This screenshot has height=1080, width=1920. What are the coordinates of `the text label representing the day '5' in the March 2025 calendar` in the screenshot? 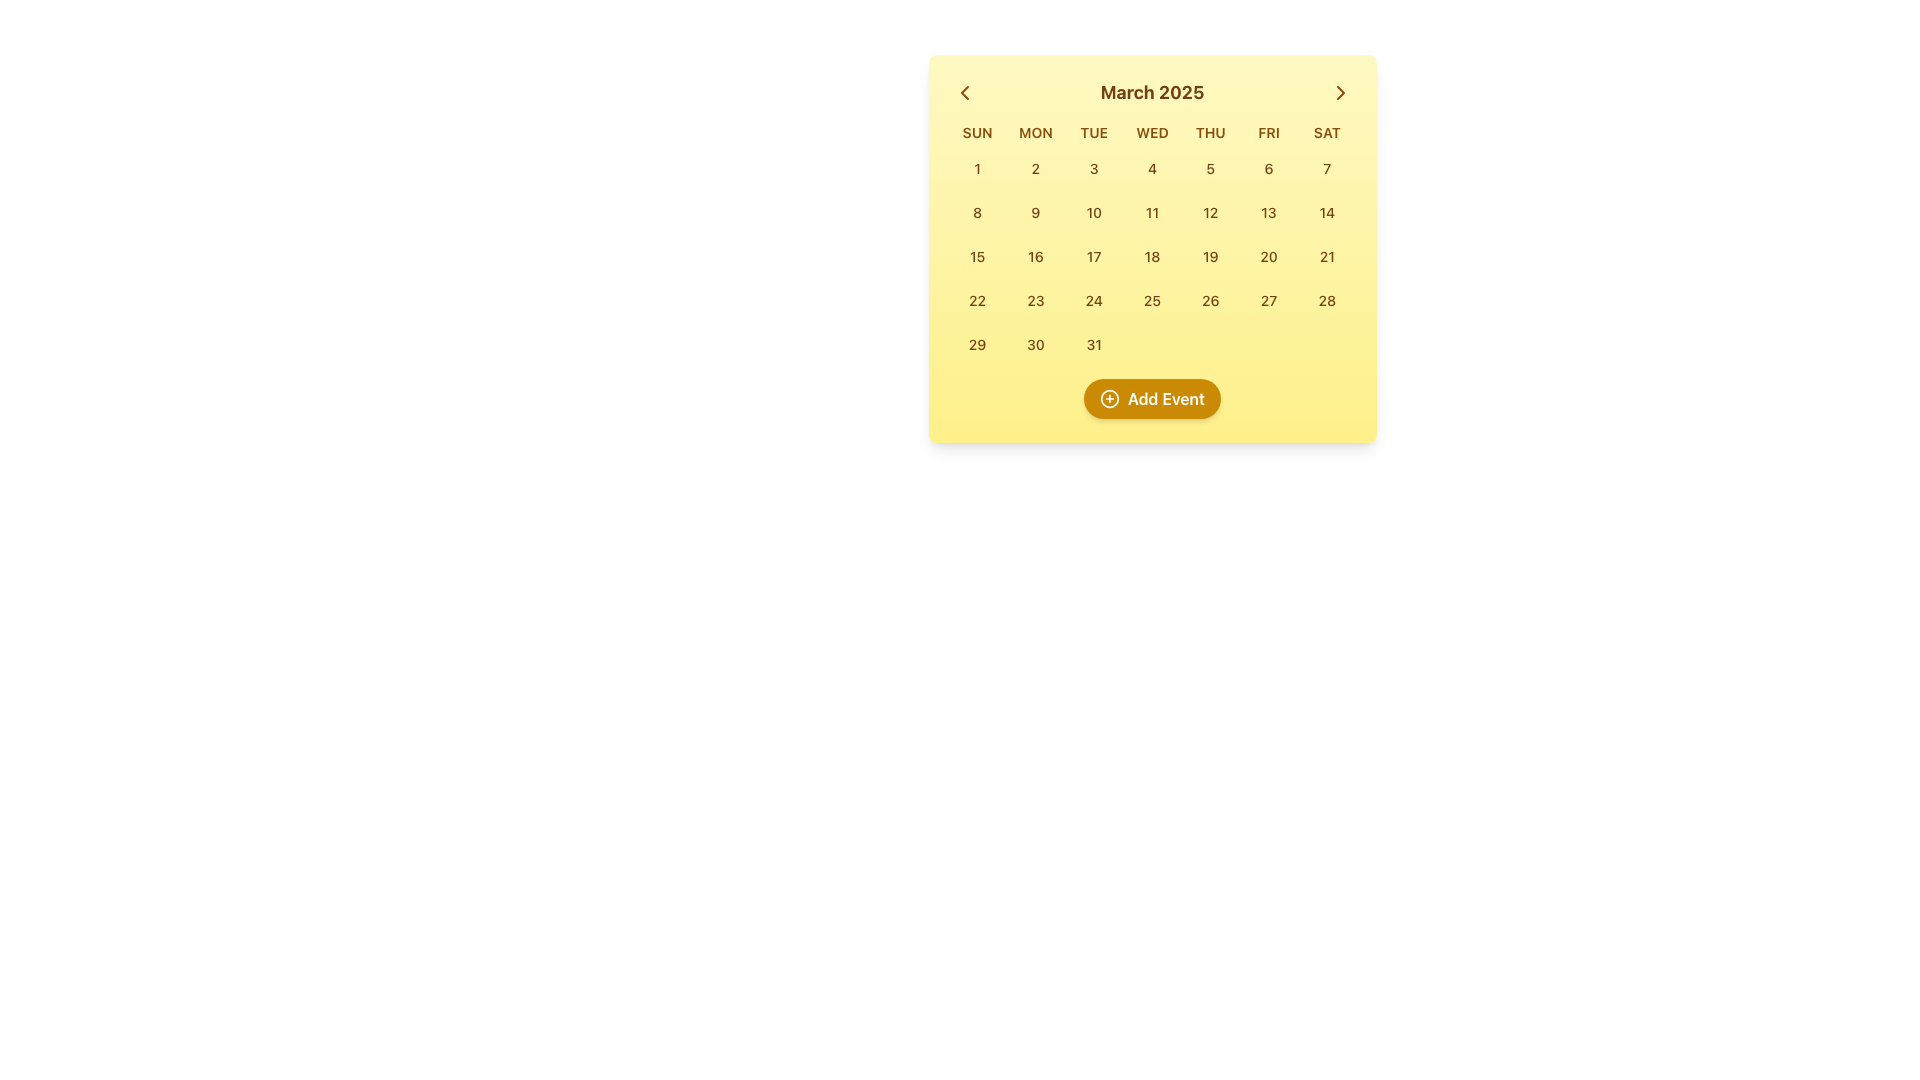 It's located at (1209, 167).